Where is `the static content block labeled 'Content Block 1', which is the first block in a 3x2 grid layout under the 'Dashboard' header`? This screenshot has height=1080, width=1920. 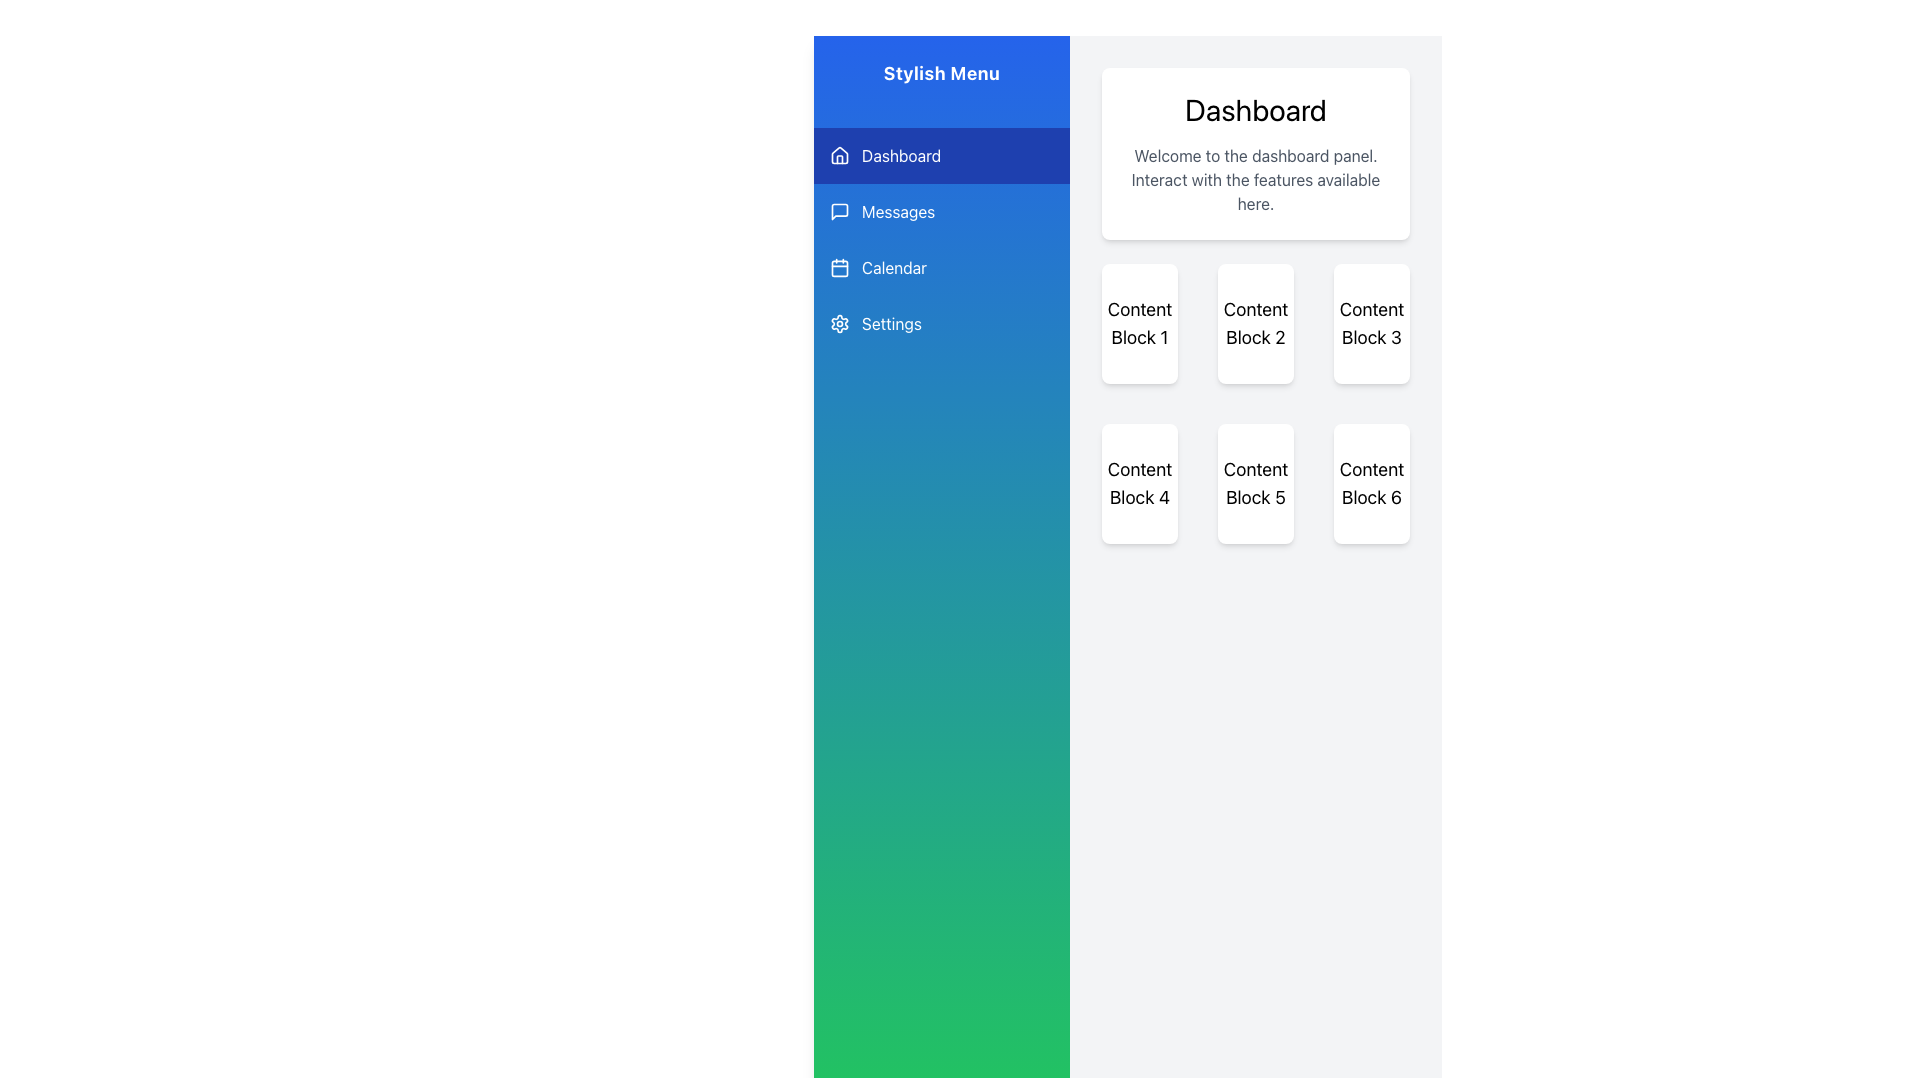
the static content block labeled 'Content Block 1', which is the first block in a 3x2 grid layout under the 'Dashboard' header is located at coordinates (1140, 323).